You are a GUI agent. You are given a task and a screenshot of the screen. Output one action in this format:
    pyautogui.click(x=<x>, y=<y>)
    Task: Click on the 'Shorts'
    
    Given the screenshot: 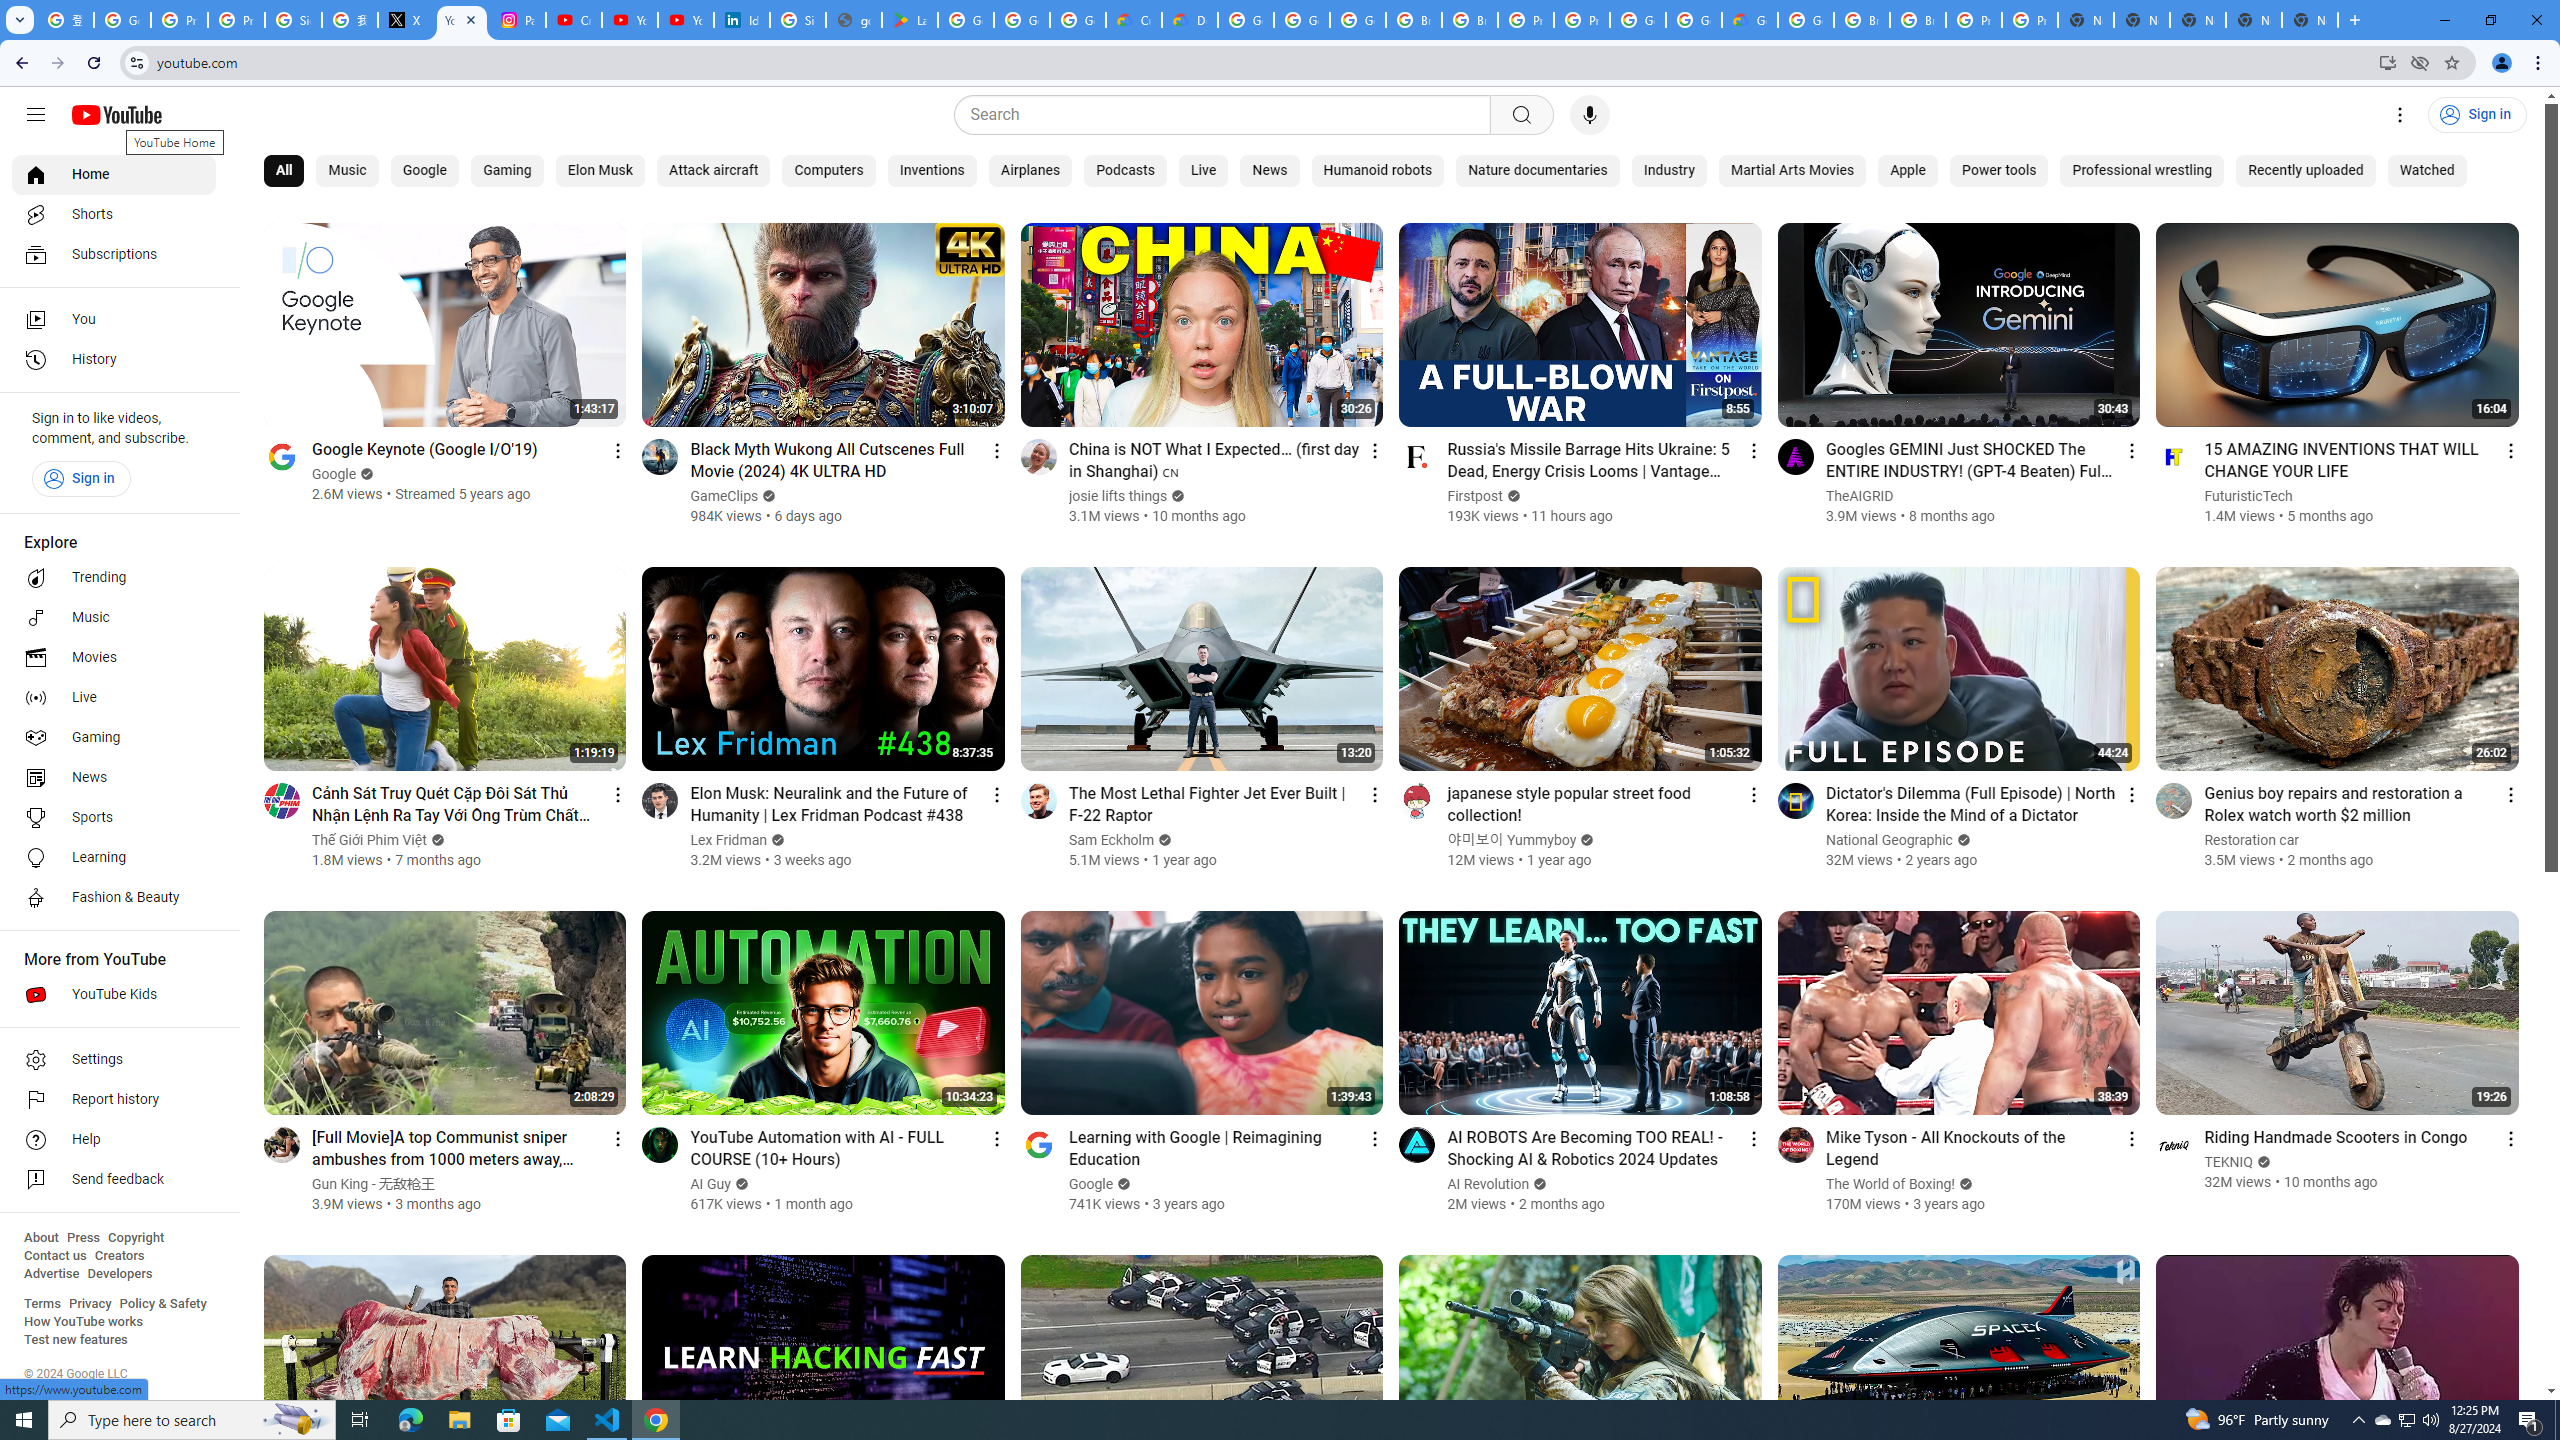 What is the action you would take?
    pyautogui.click(x=113, y=214)
    